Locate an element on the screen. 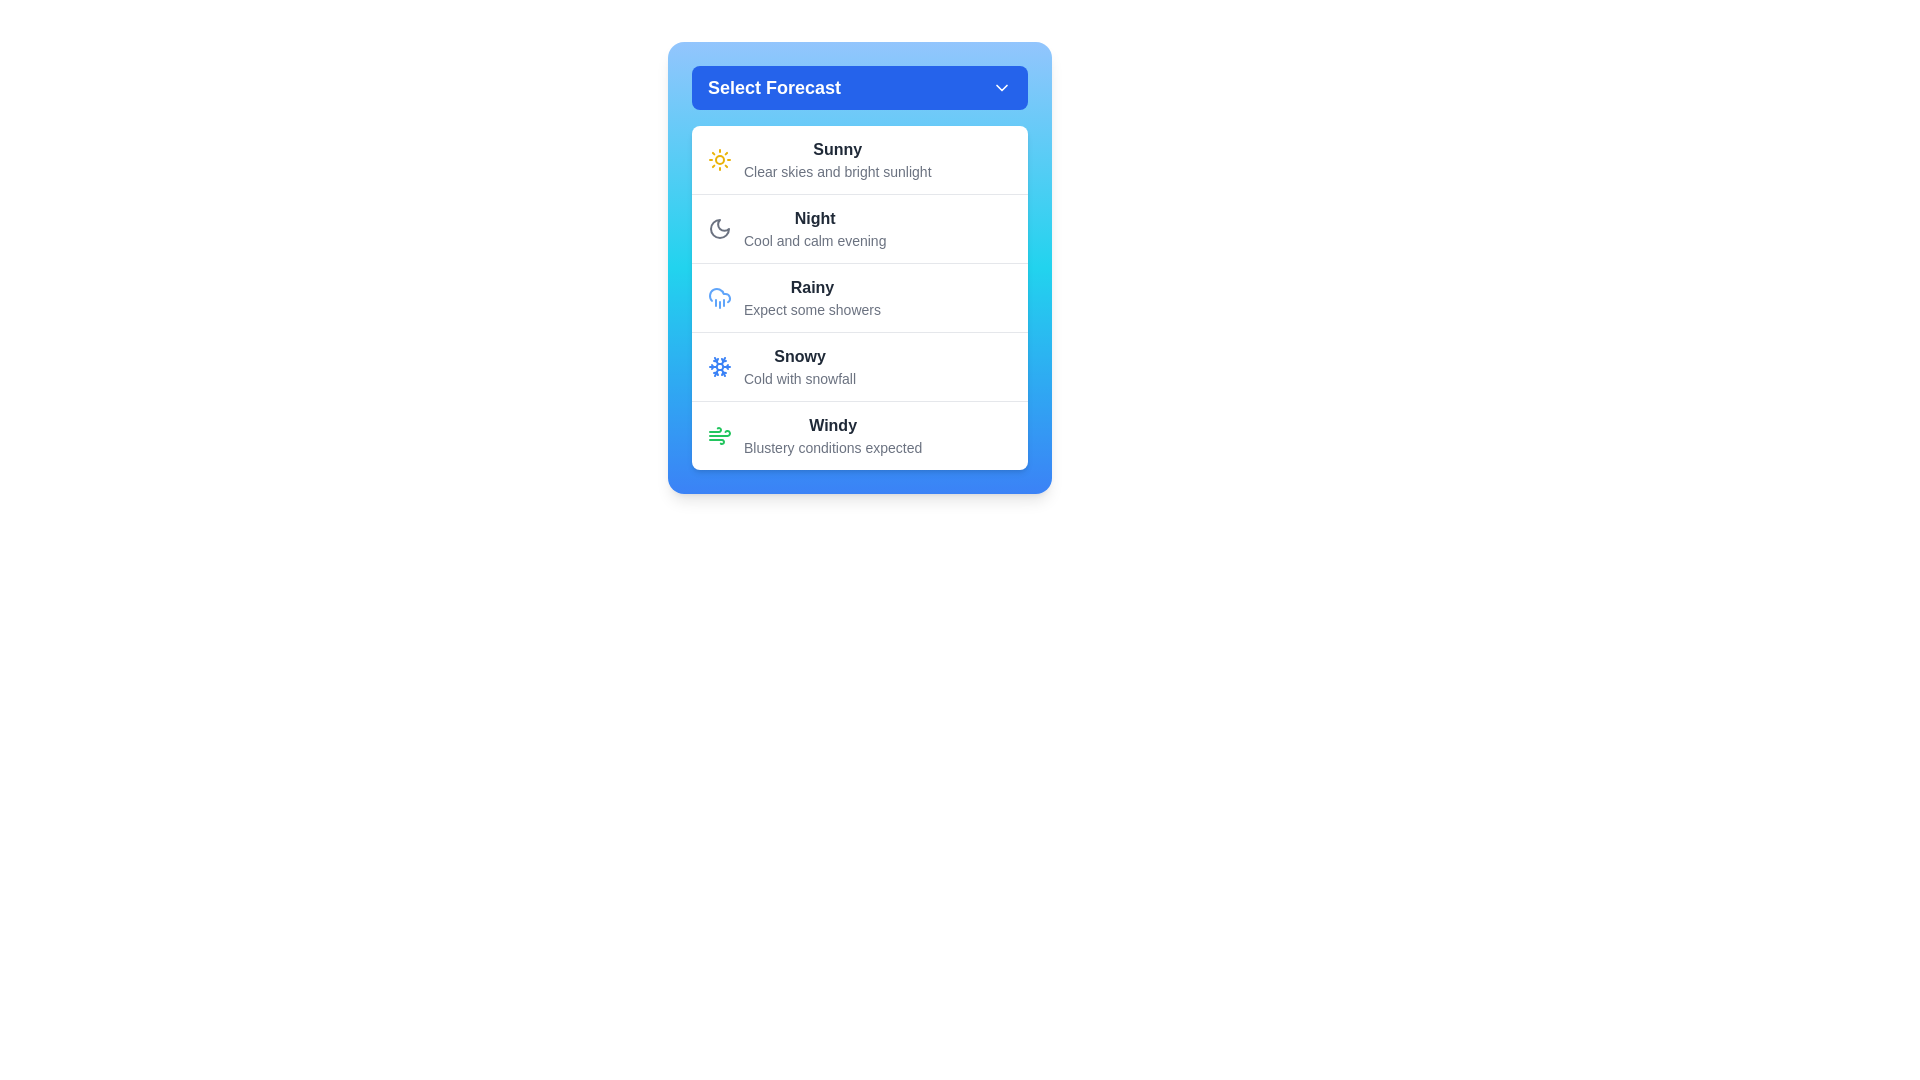  the second list item featuring a crescent moon icon, labeled 'Night' is located at coordinates (859, 226).